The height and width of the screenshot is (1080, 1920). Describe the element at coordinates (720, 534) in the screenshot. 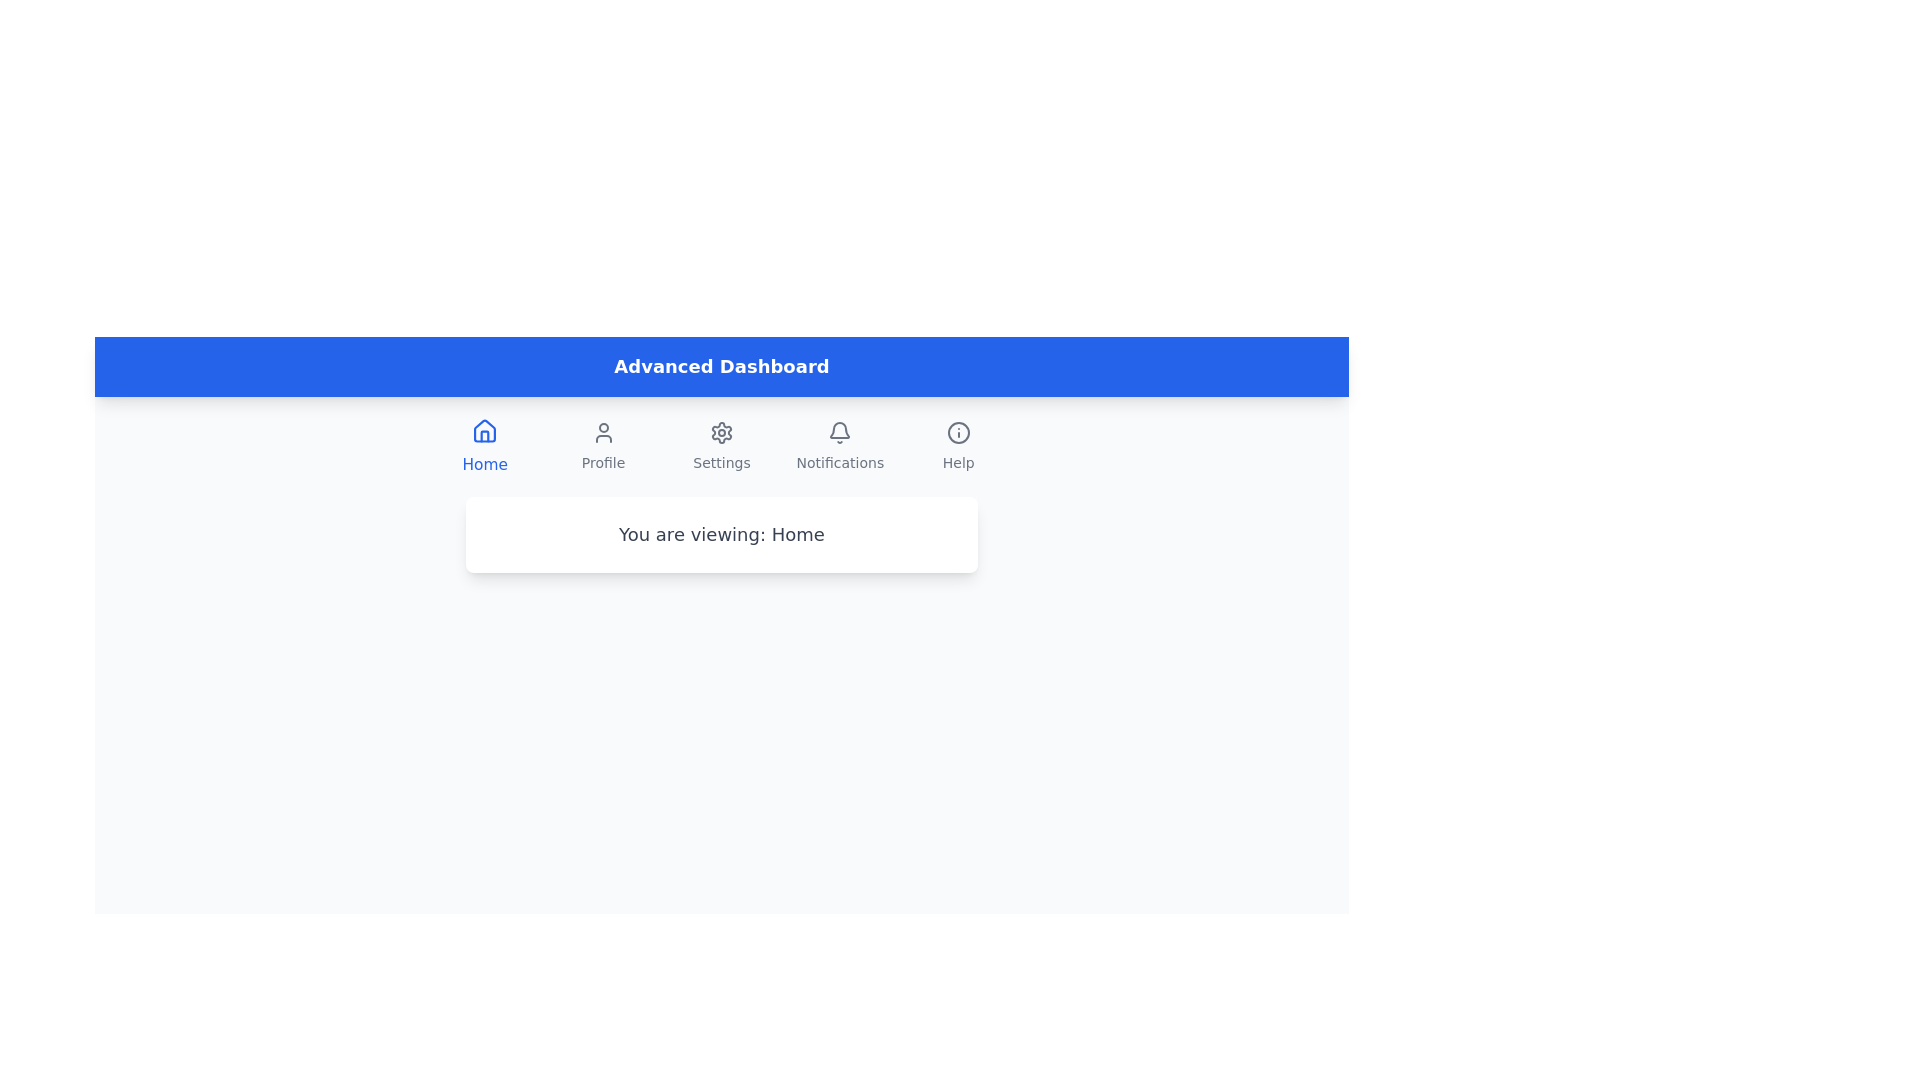

I see `the informational banner displaying the message 'You are viewing: Home', which is centered below the navigation options` at that location.